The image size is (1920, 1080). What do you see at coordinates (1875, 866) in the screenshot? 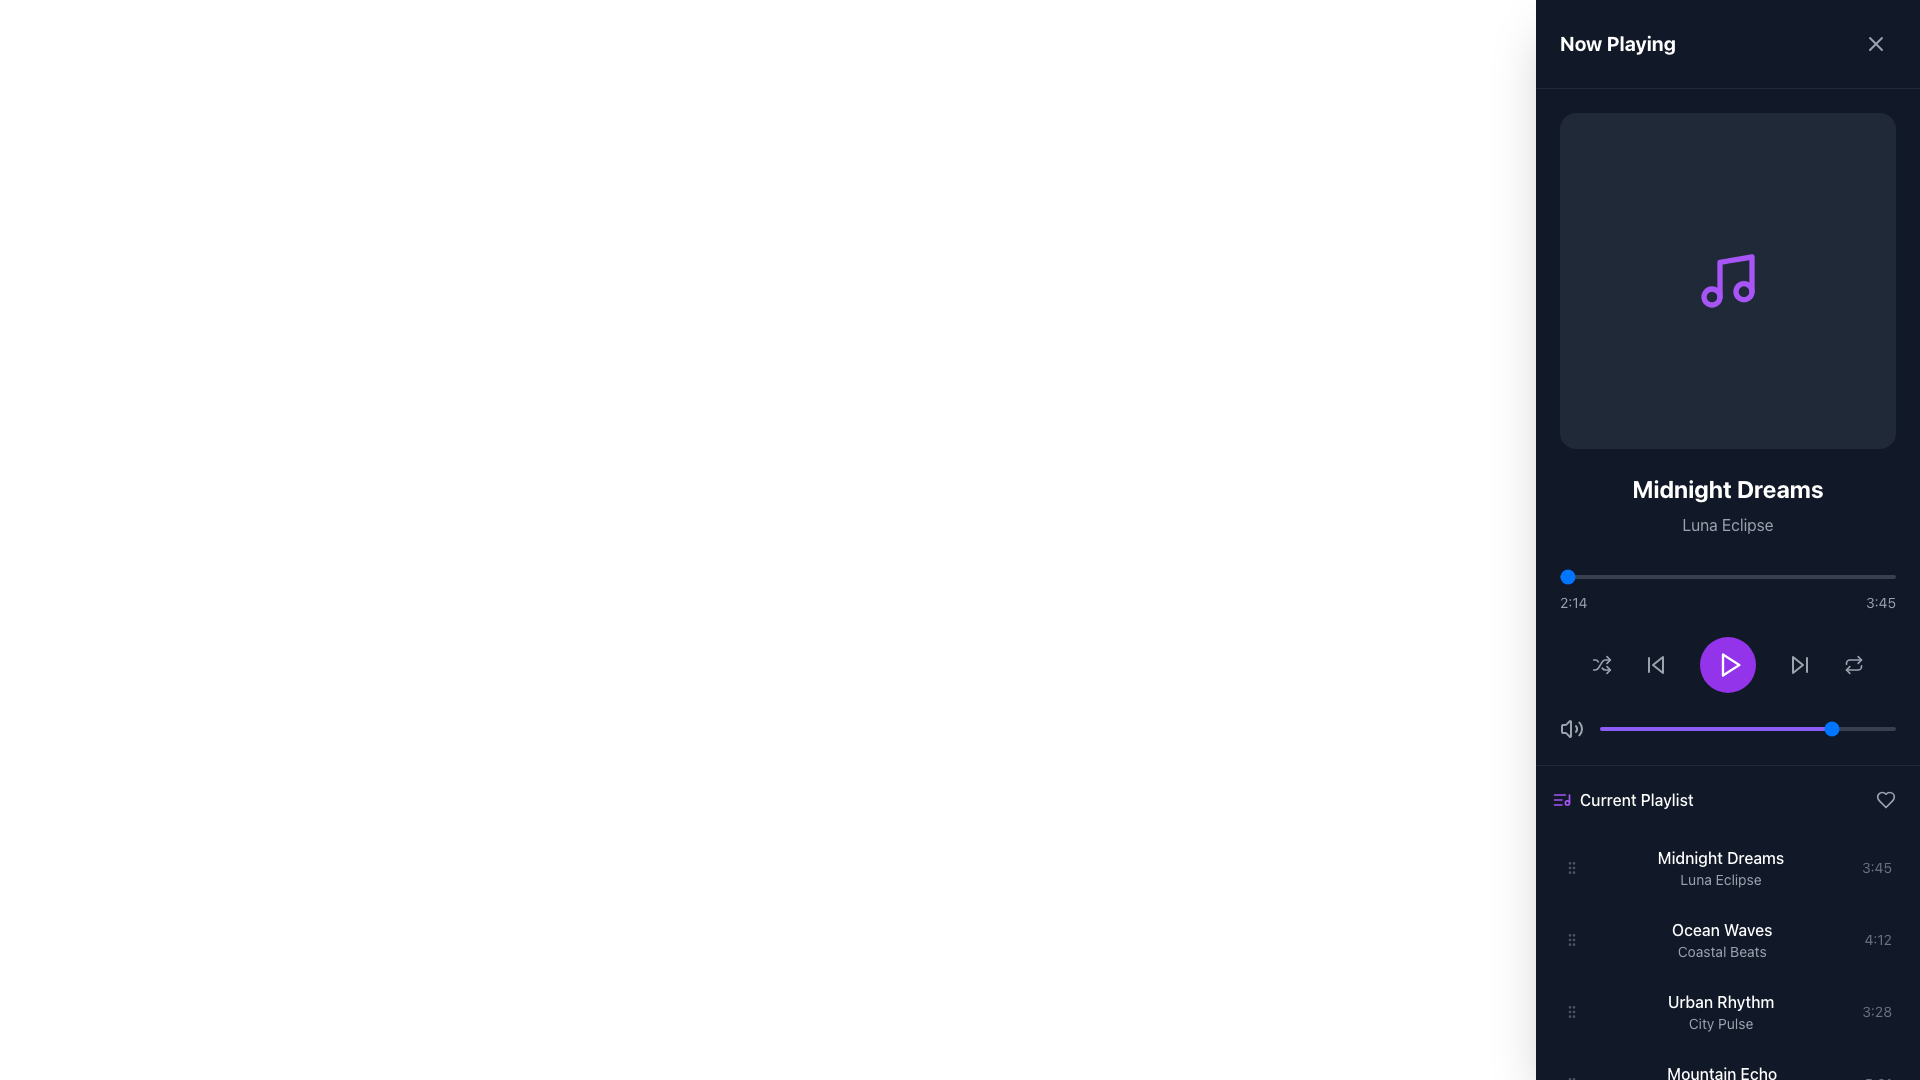
I see `the text label indicating the duration of the track 'Midnight Dreams' in the playlist section, which is aligned with other similar entries` at bounding box center [1875, 866].